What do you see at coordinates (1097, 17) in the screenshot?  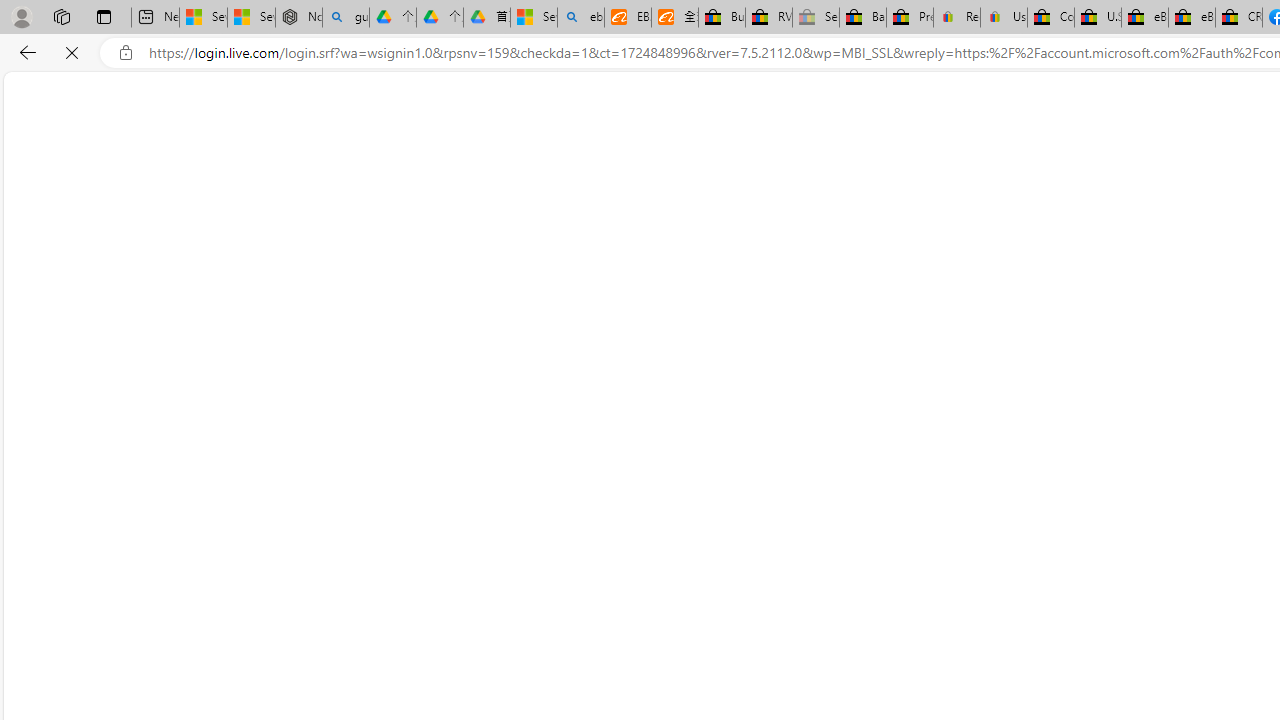 I see `'U.S. State Privacy Disclosures - eBay Inc.'` at bounding box center [1097, 17].